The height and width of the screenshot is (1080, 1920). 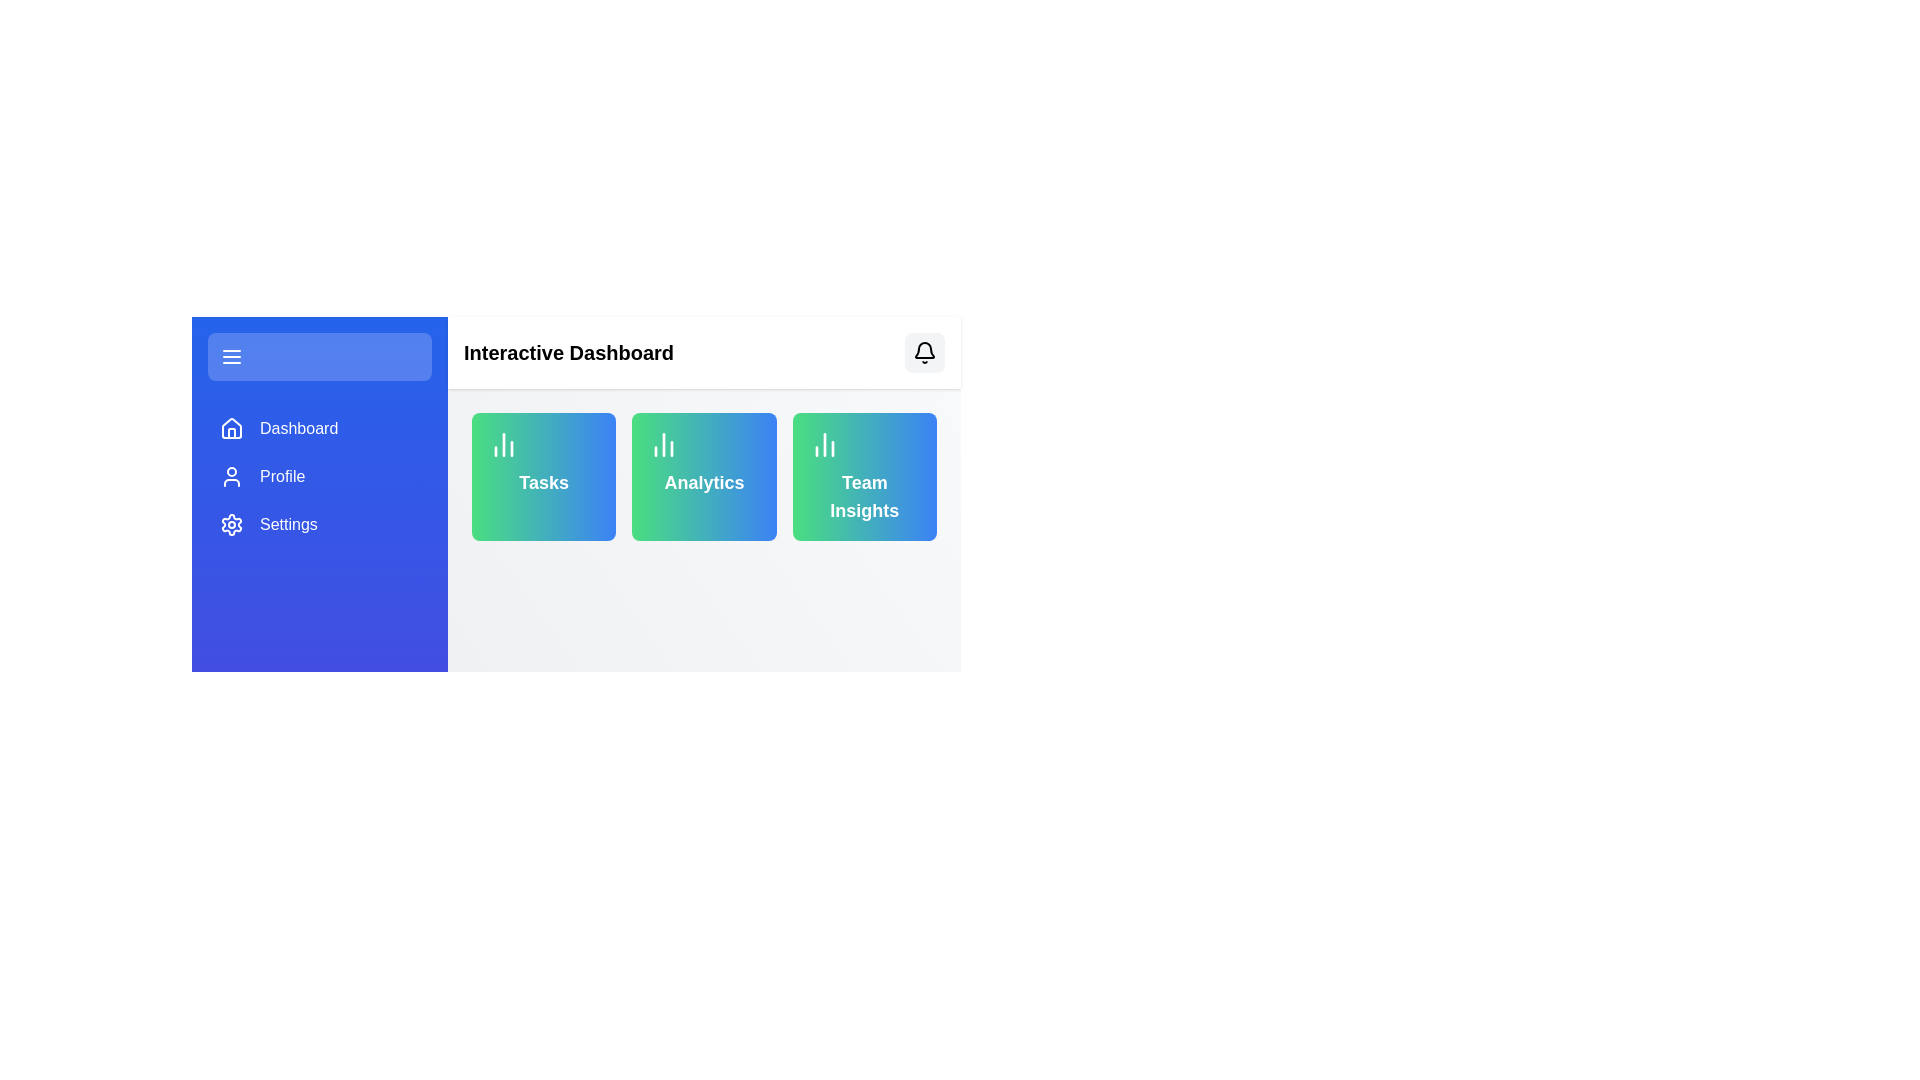 What do you see at coordinates (924, 349) in the screenshot?
I see `the notification indicator icon located in the upper right area of the header section, which is likely tied to alerts or updates` at bounding box center [924, 349].